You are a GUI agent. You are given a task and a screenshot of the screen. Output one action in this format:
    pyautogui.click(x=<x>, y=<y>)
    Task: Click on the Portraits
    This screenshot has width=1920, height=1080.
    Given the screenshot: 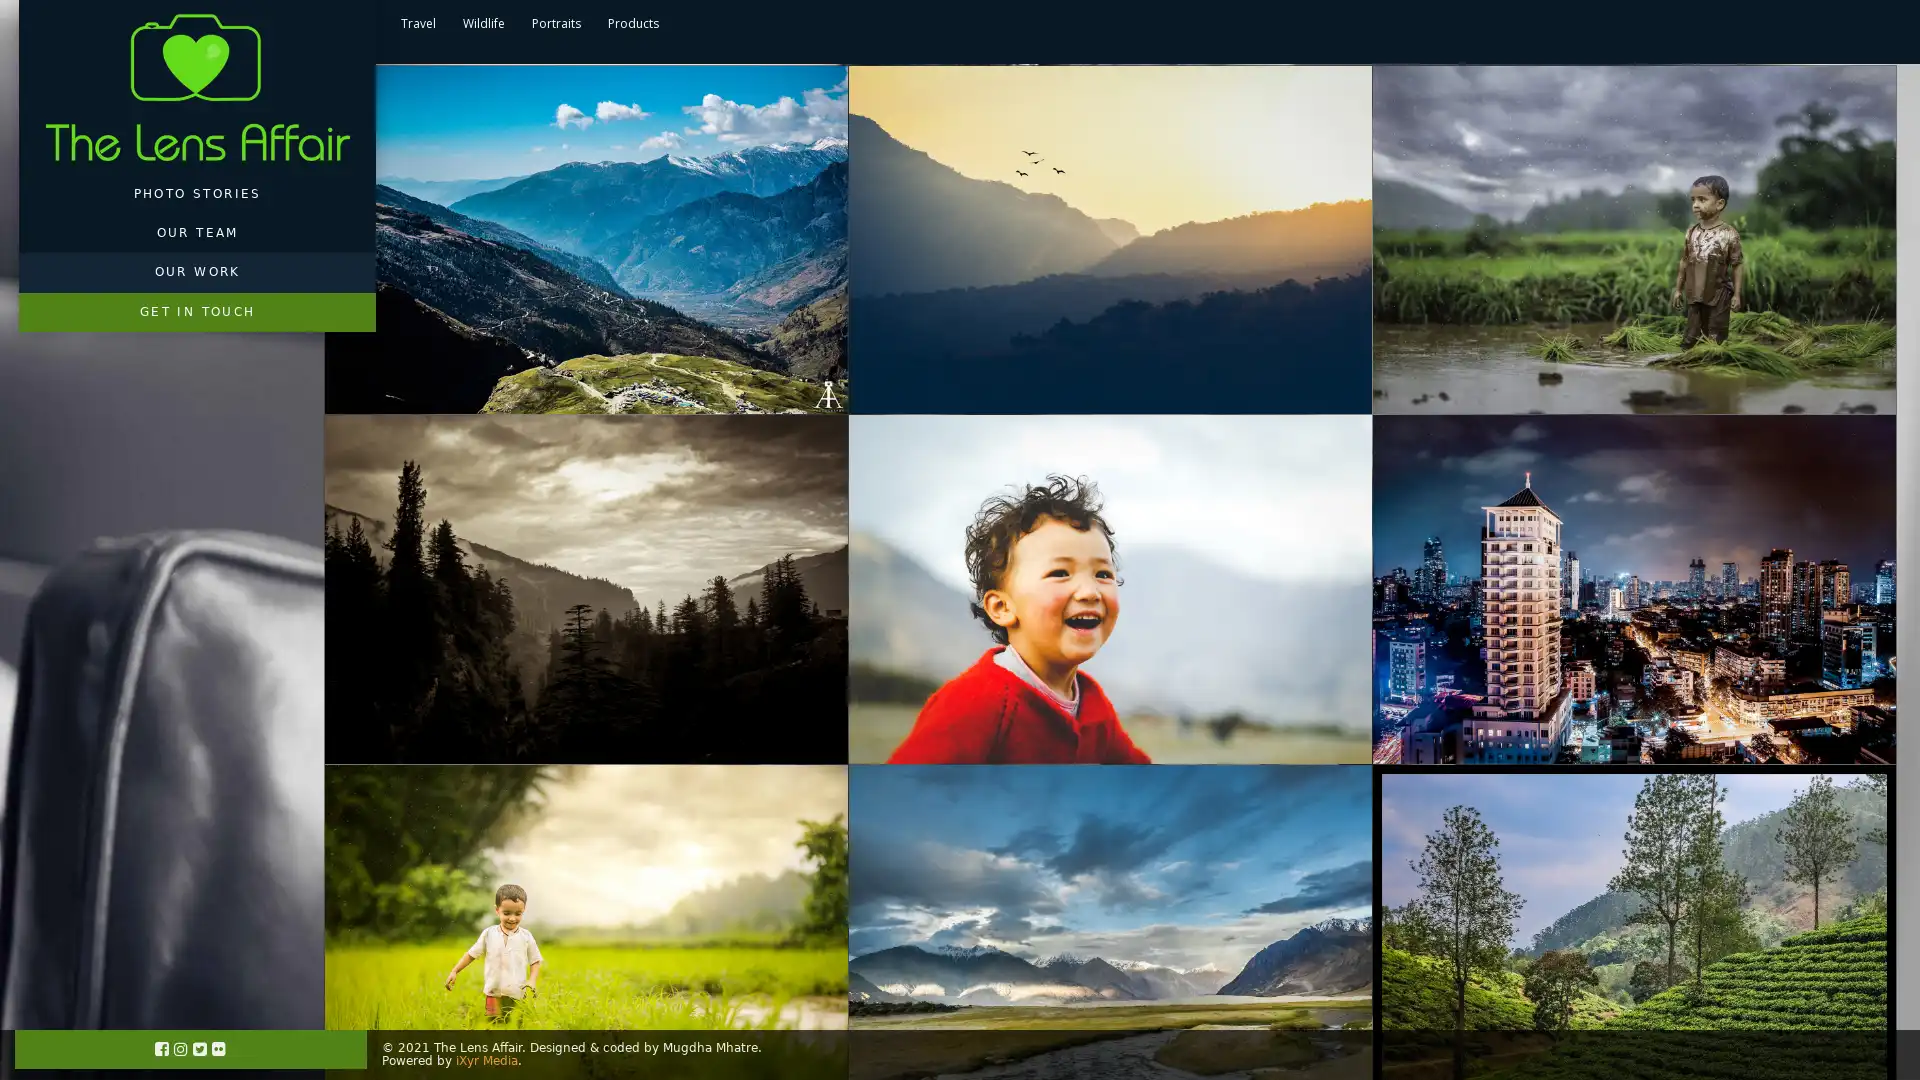 What is the action you would take?
    pyautogui.click(x=555, y=23)
    